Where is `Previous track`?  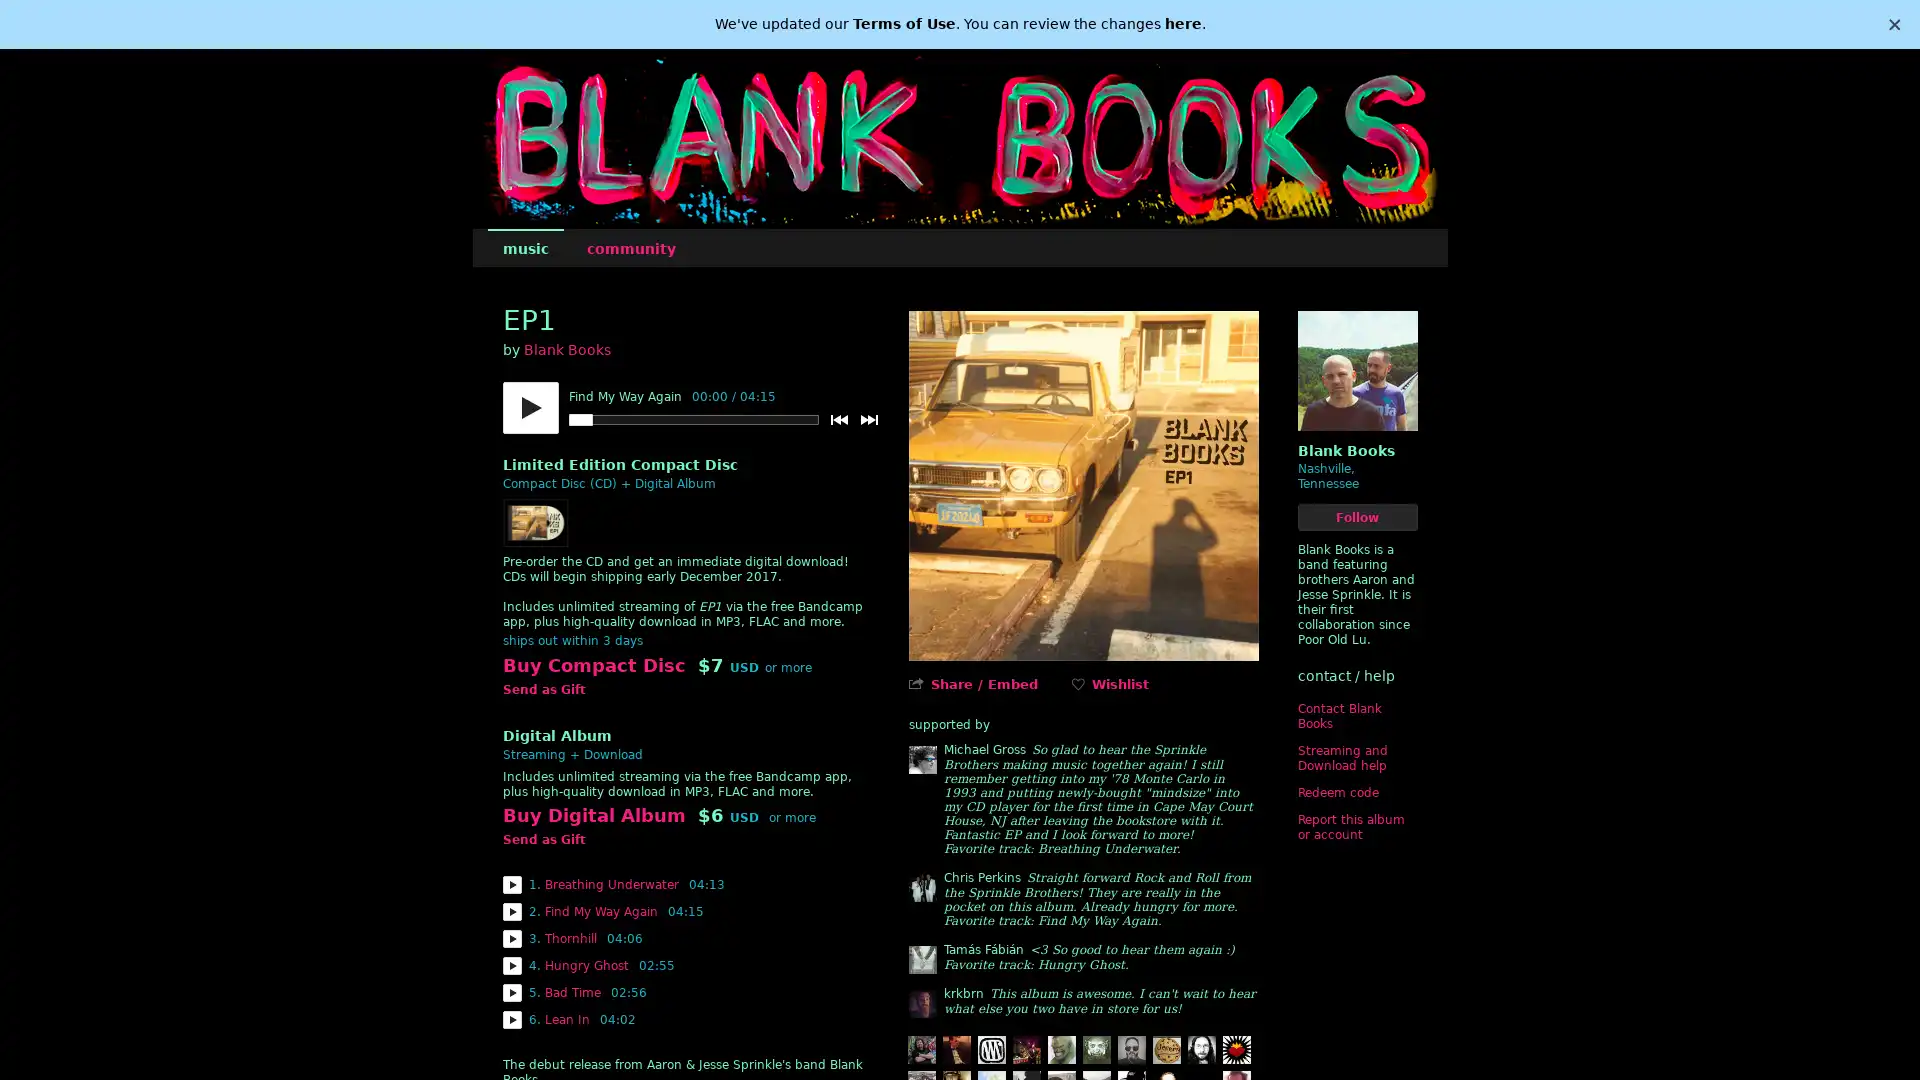
Previous track is located at coordinates (838, 419).